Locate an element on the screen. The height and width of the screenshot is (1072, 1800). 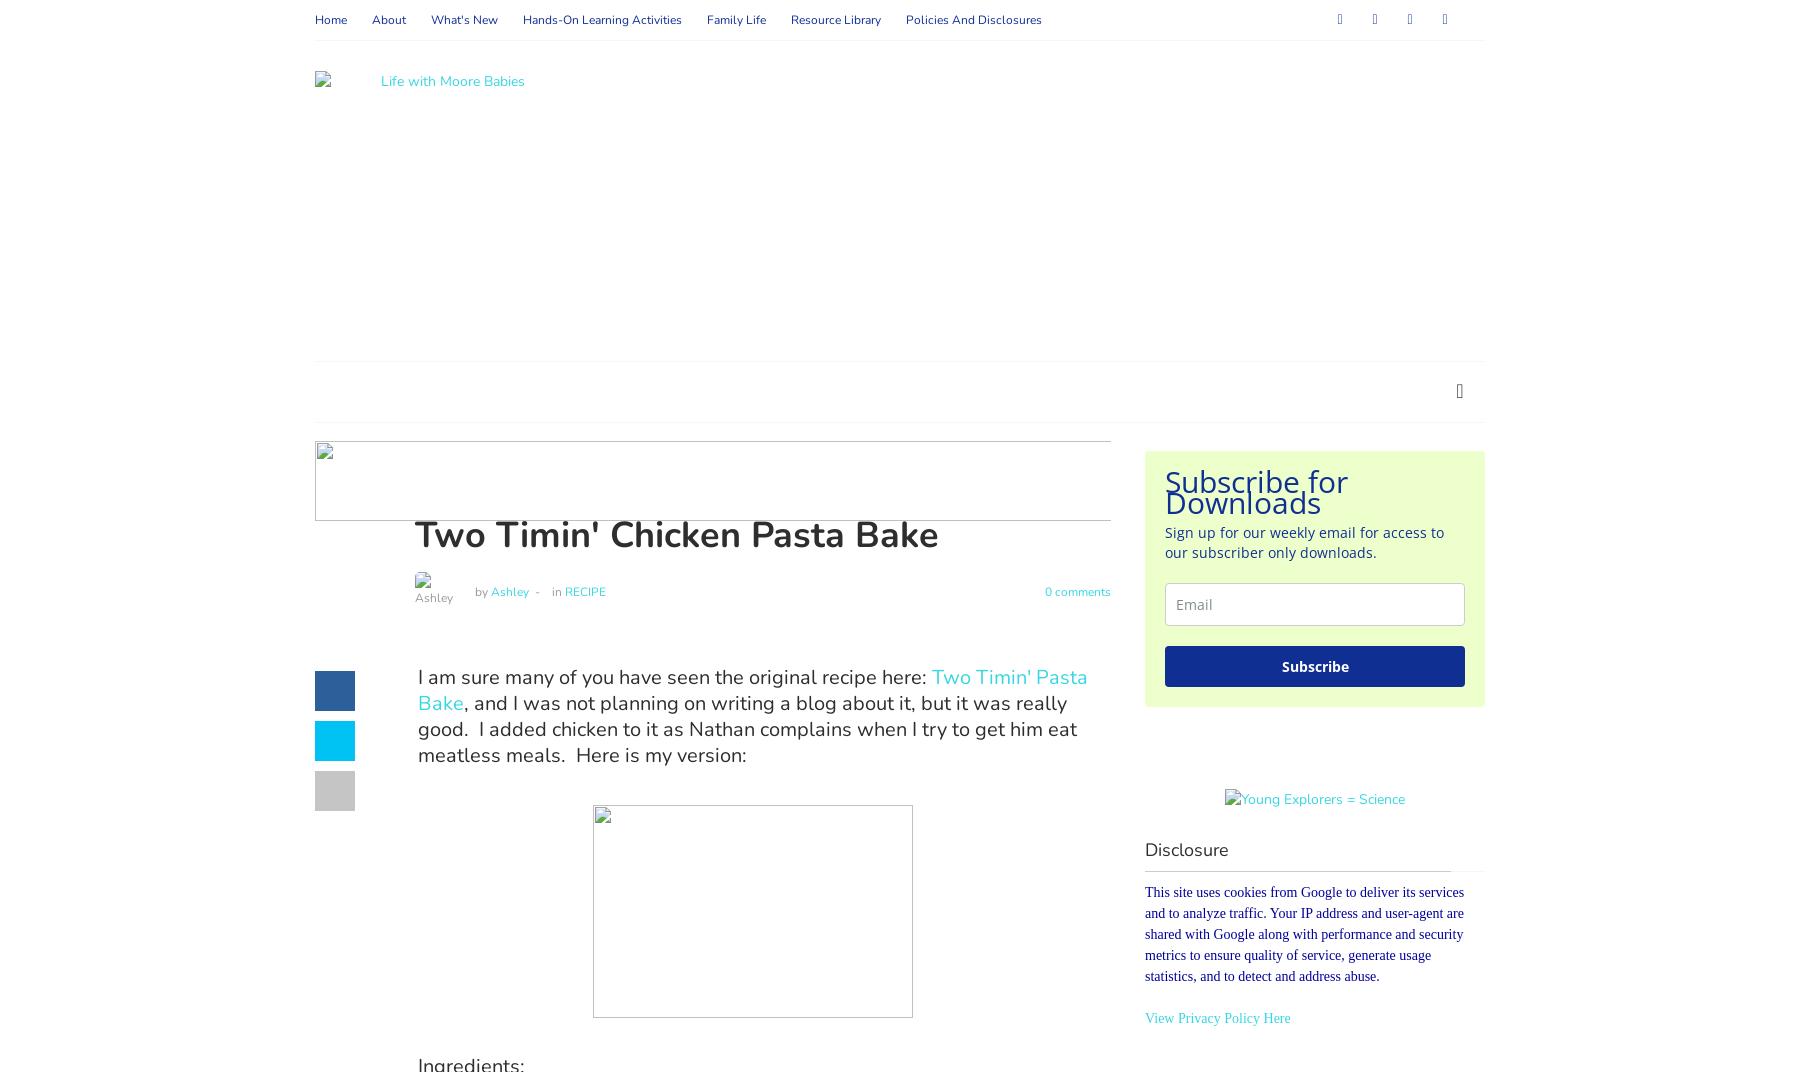
'Resource Library' is located at coordinates (790, 19).